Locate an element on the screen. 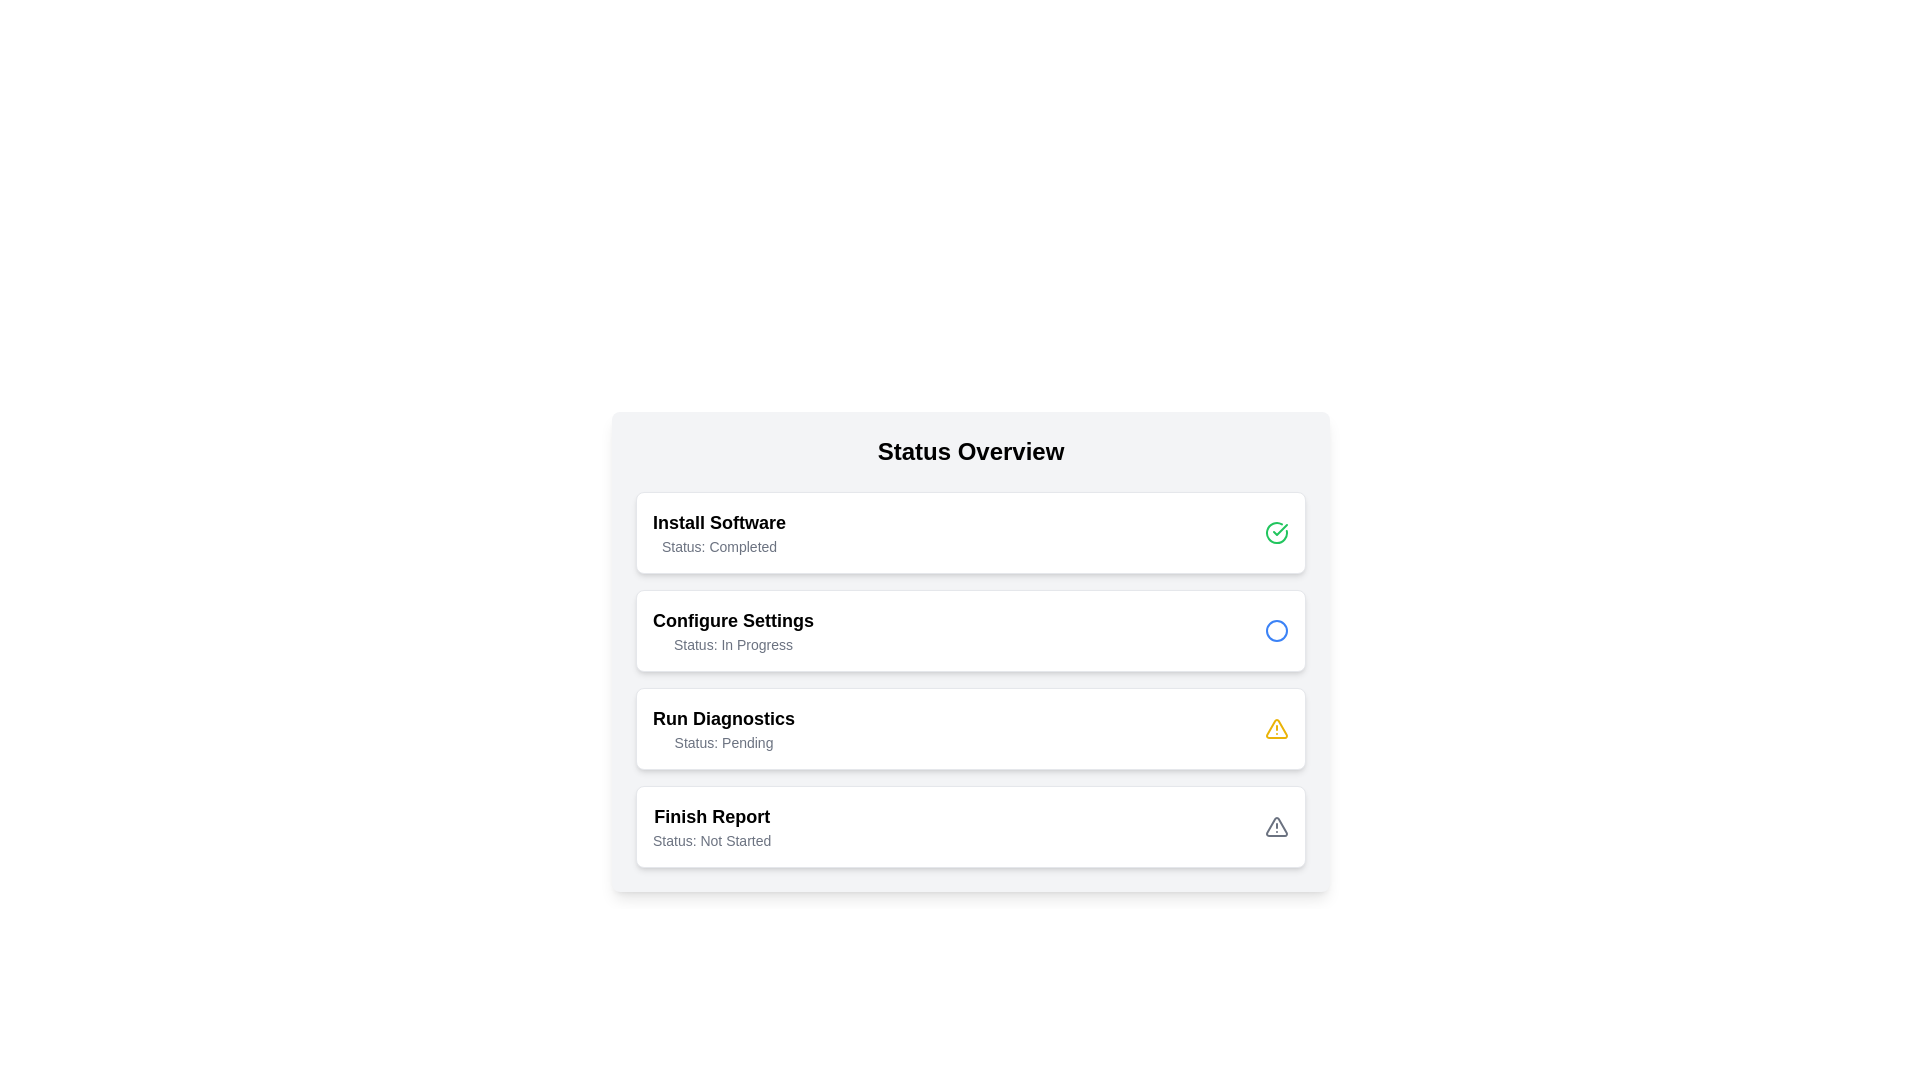 This screenshot has height=1080, width=1920. the warning icon located on the far right side of the fourth row in the status overview list, next to the 'Status: Not Started' text for the 'Finish Report' item is located at coordinates (1275, 826).